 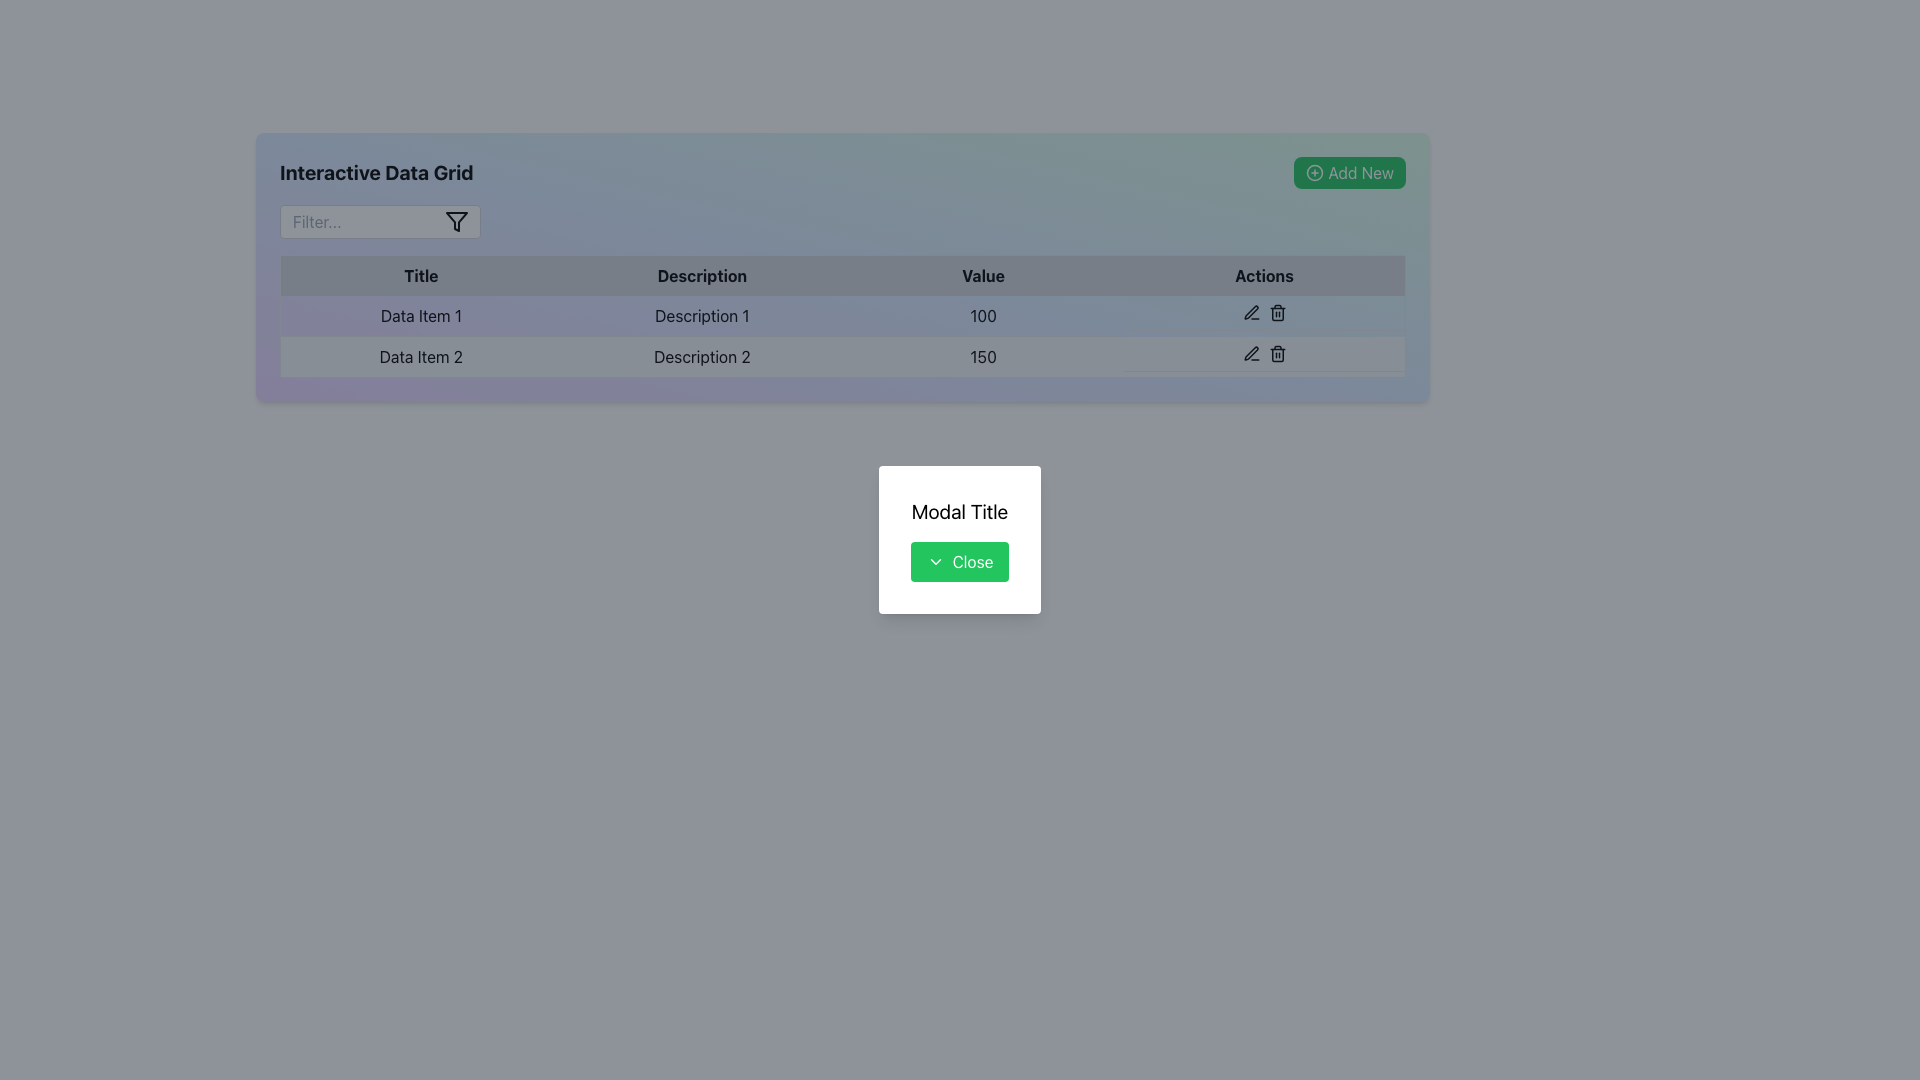 What do you see at coordinates (702, 315) in the screenshot?
I see `the text cell containing 'Description 1' in the table under the 'Description' column` at bounding box center [702, 315].